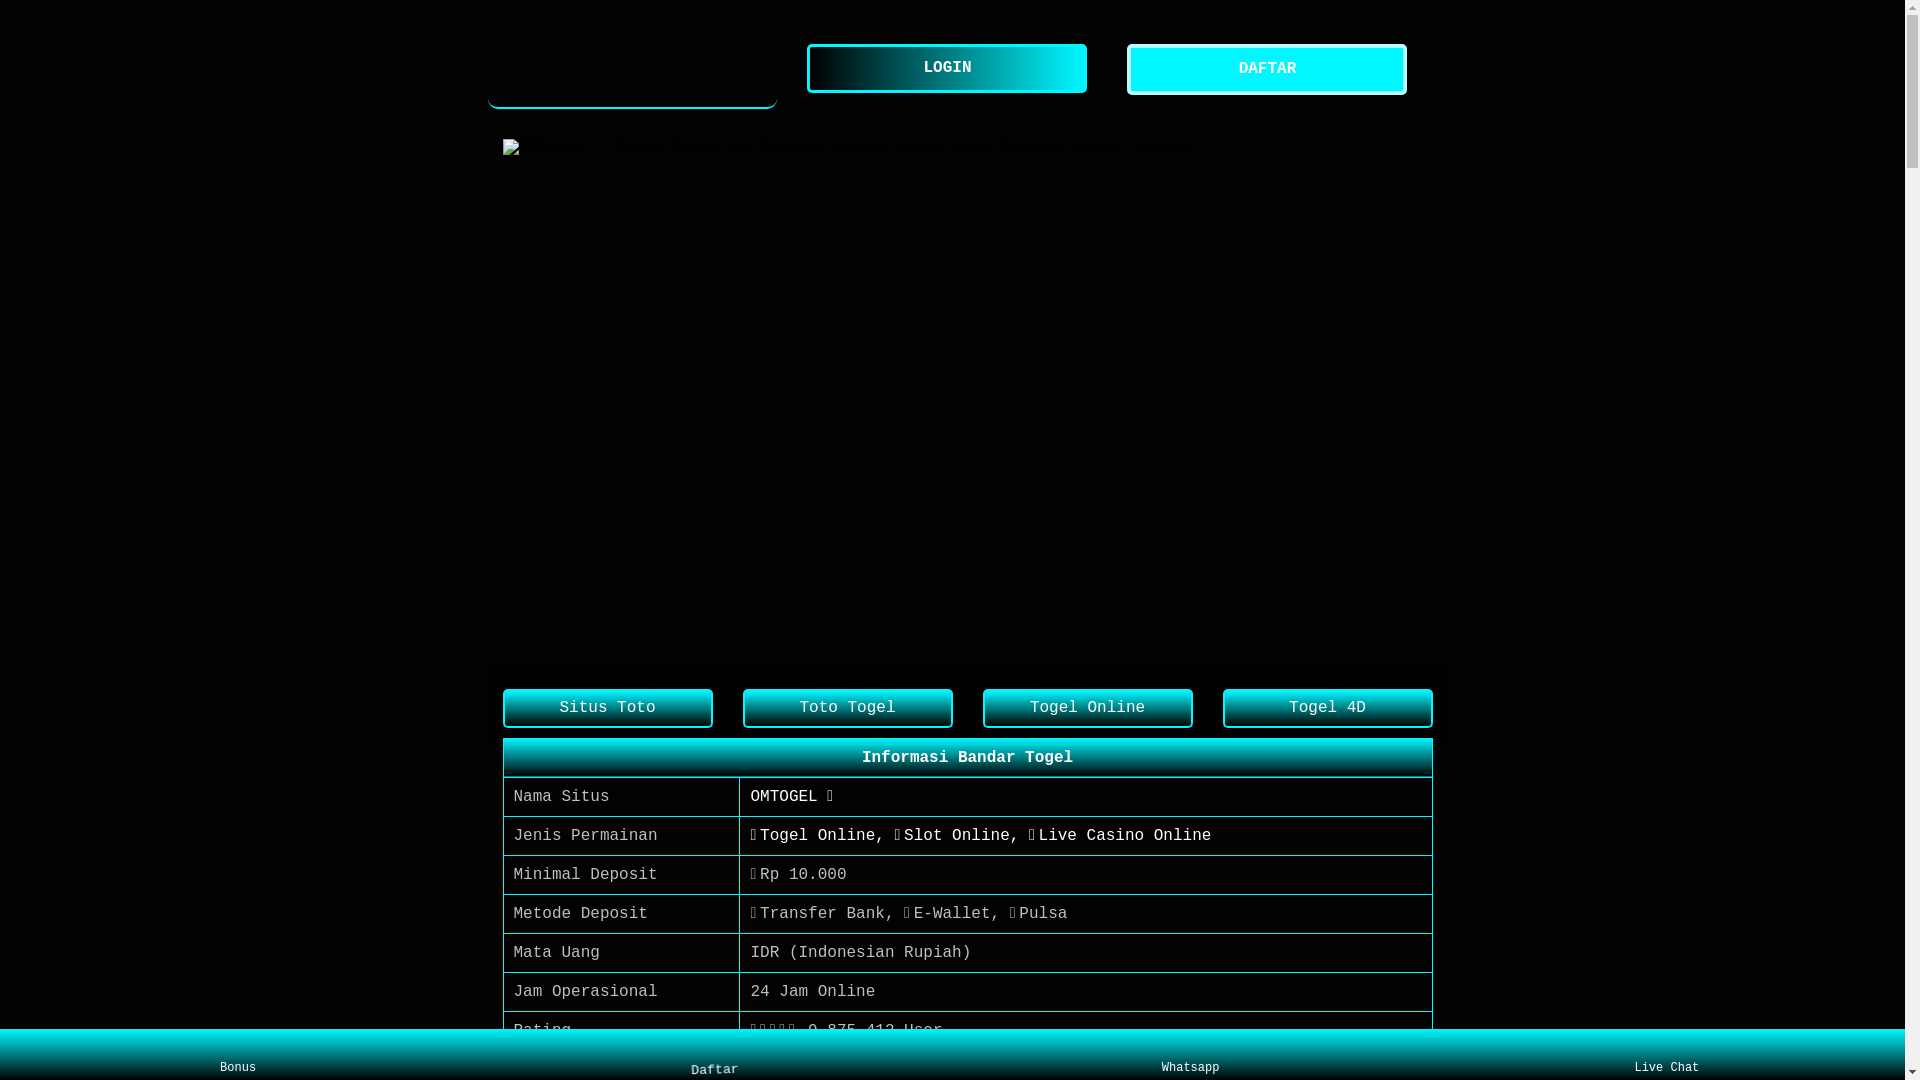 This screenshot has width=1920, height=1080. What do you see at coordinates (1085, 707) in the screenshot?
I see `'Togel Online'` at bounding box center [1085, 707].